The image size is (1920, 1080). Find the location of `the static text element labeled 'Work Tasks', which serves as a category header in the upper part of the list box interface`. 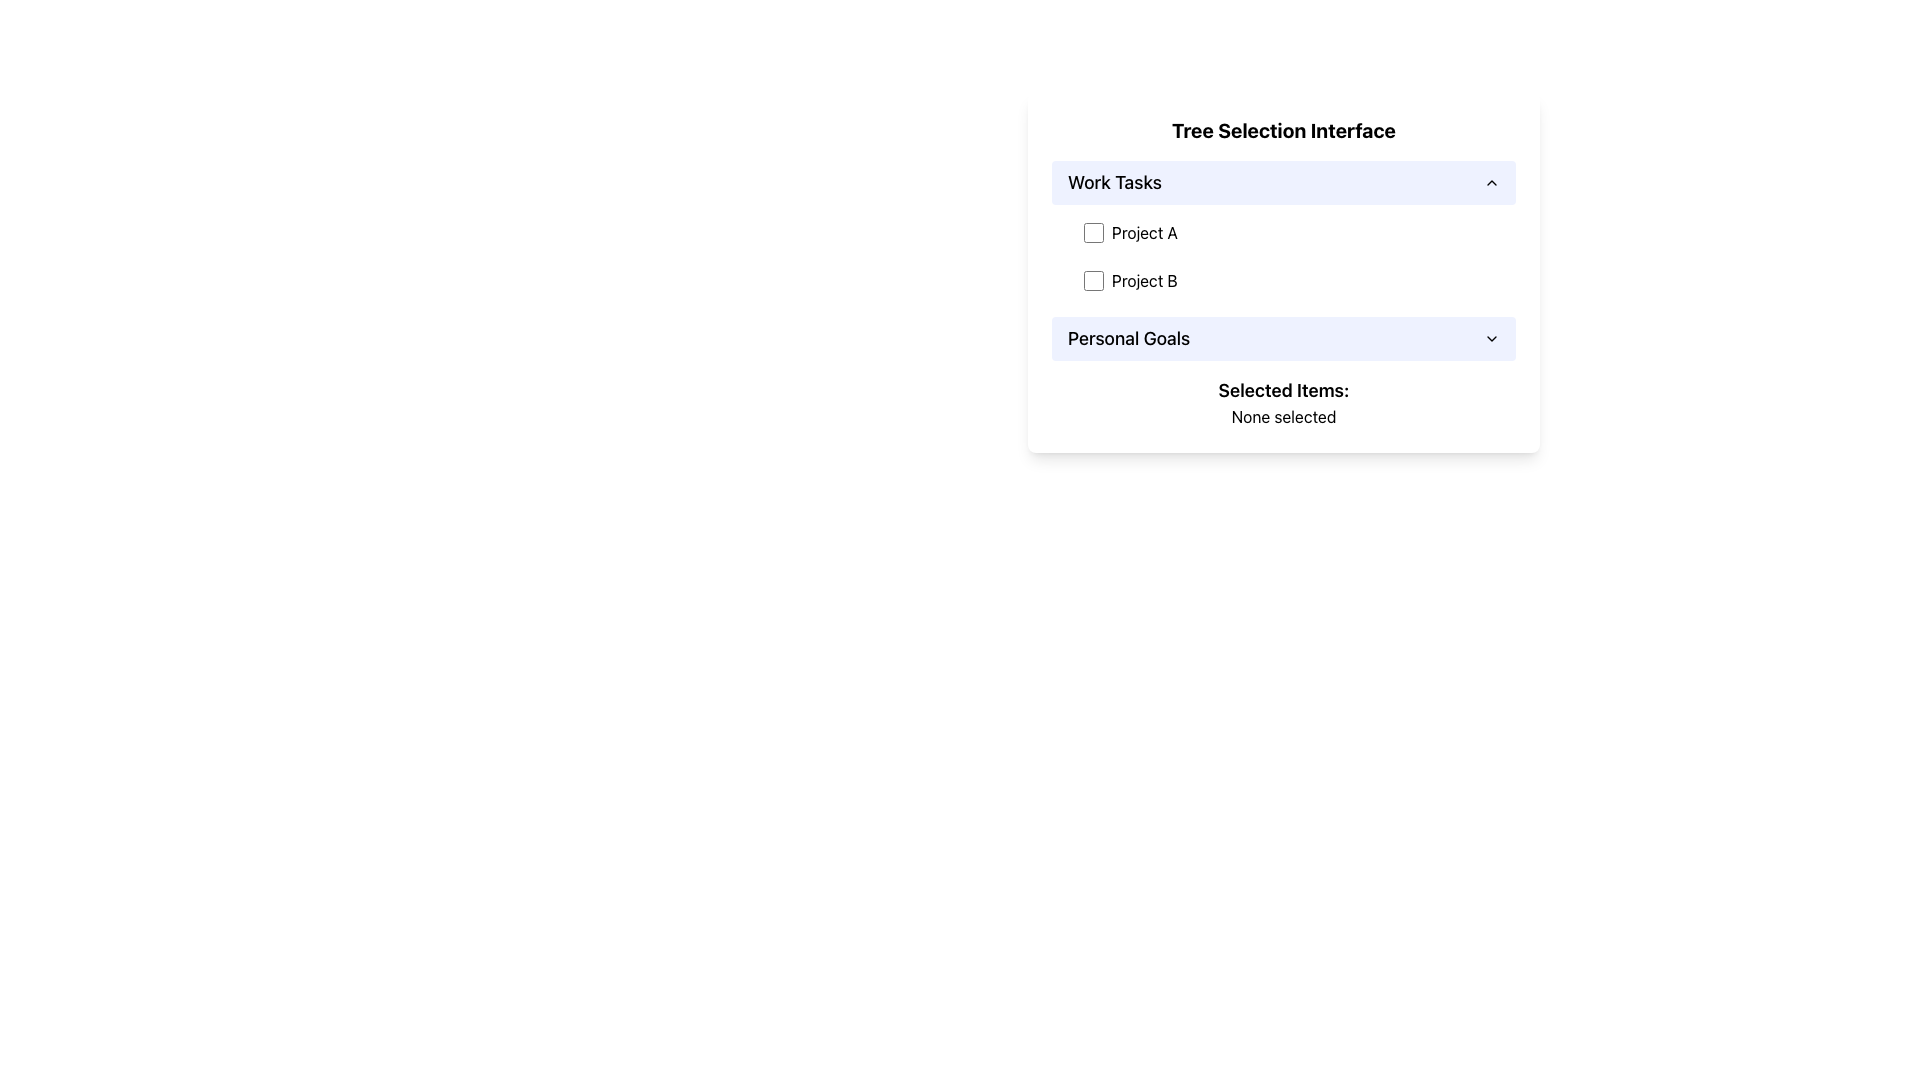

the static text element labeled 'Work Tasks', which serves as a category header in the upper part of the list box interface is located at coordinates (1113, 182).